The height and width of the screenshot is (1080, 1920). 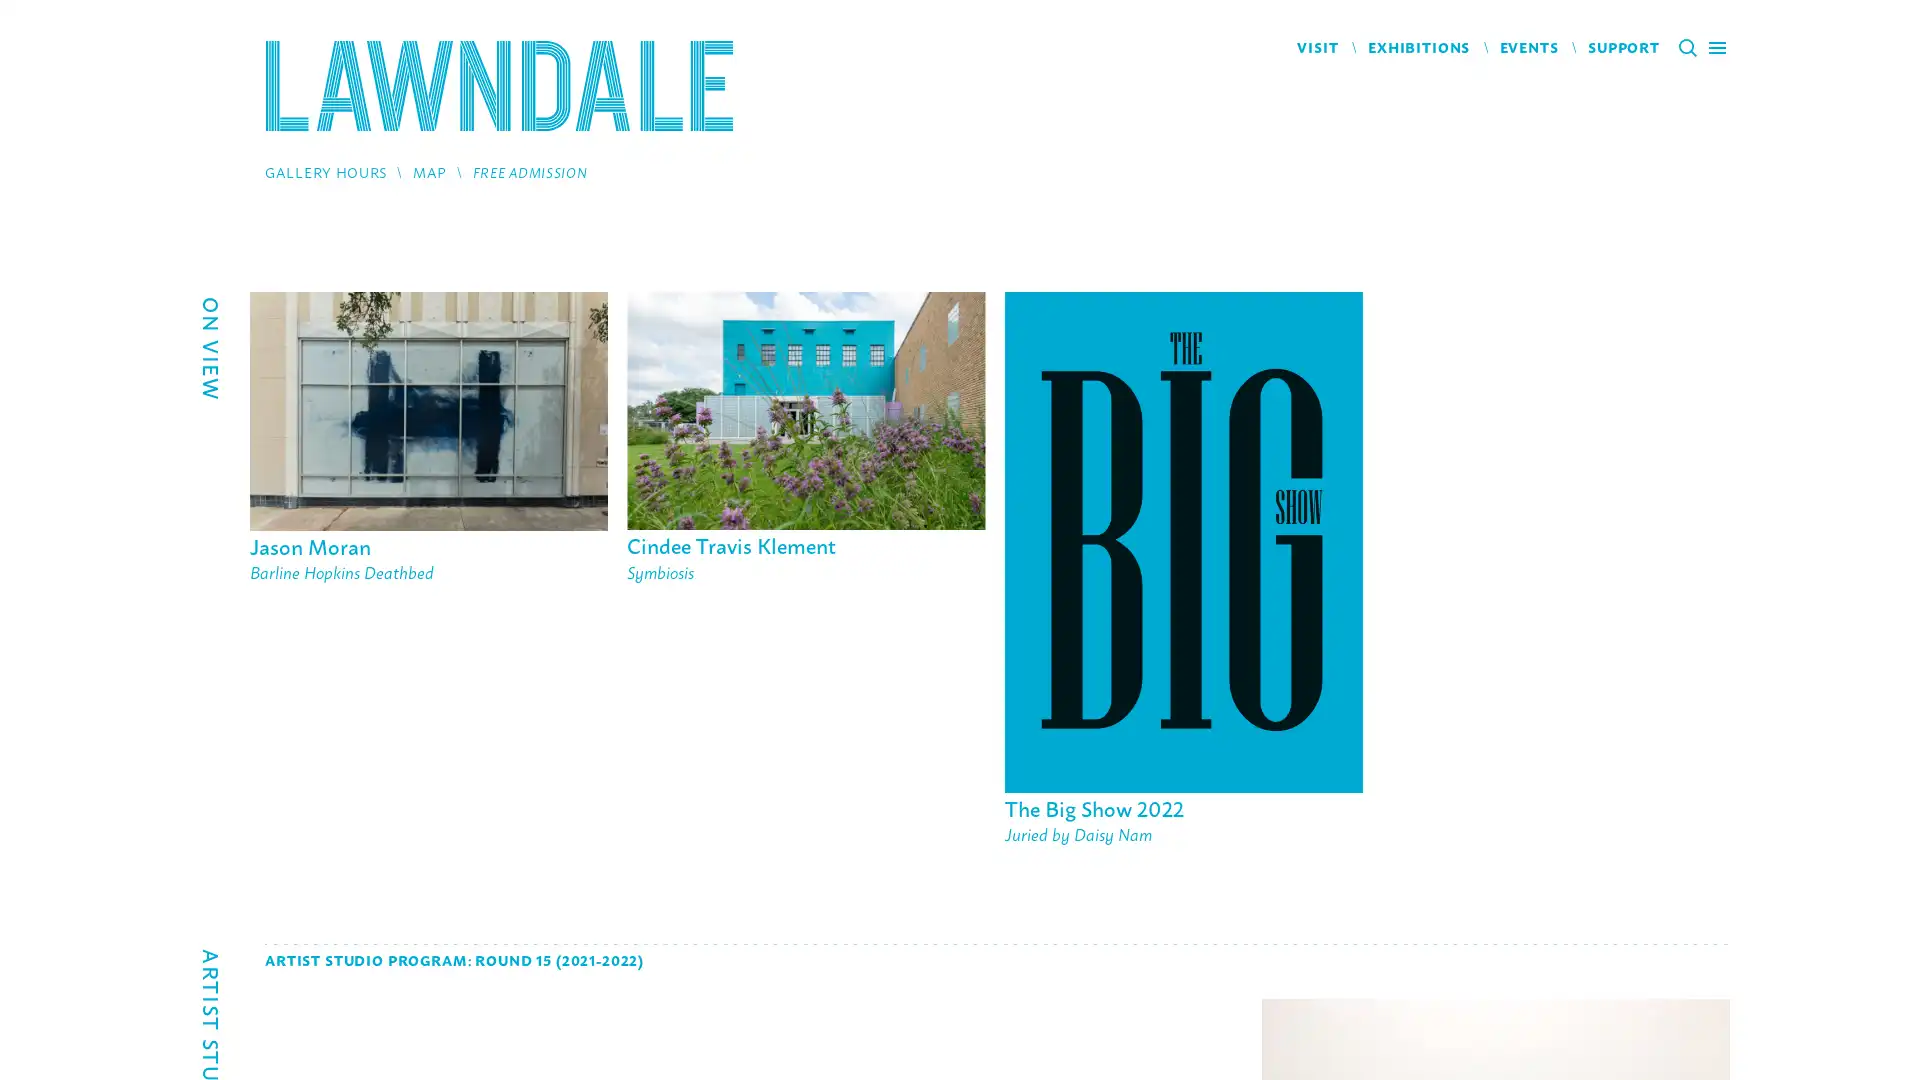 I want to click on Search, so click(x=1687, y=46).